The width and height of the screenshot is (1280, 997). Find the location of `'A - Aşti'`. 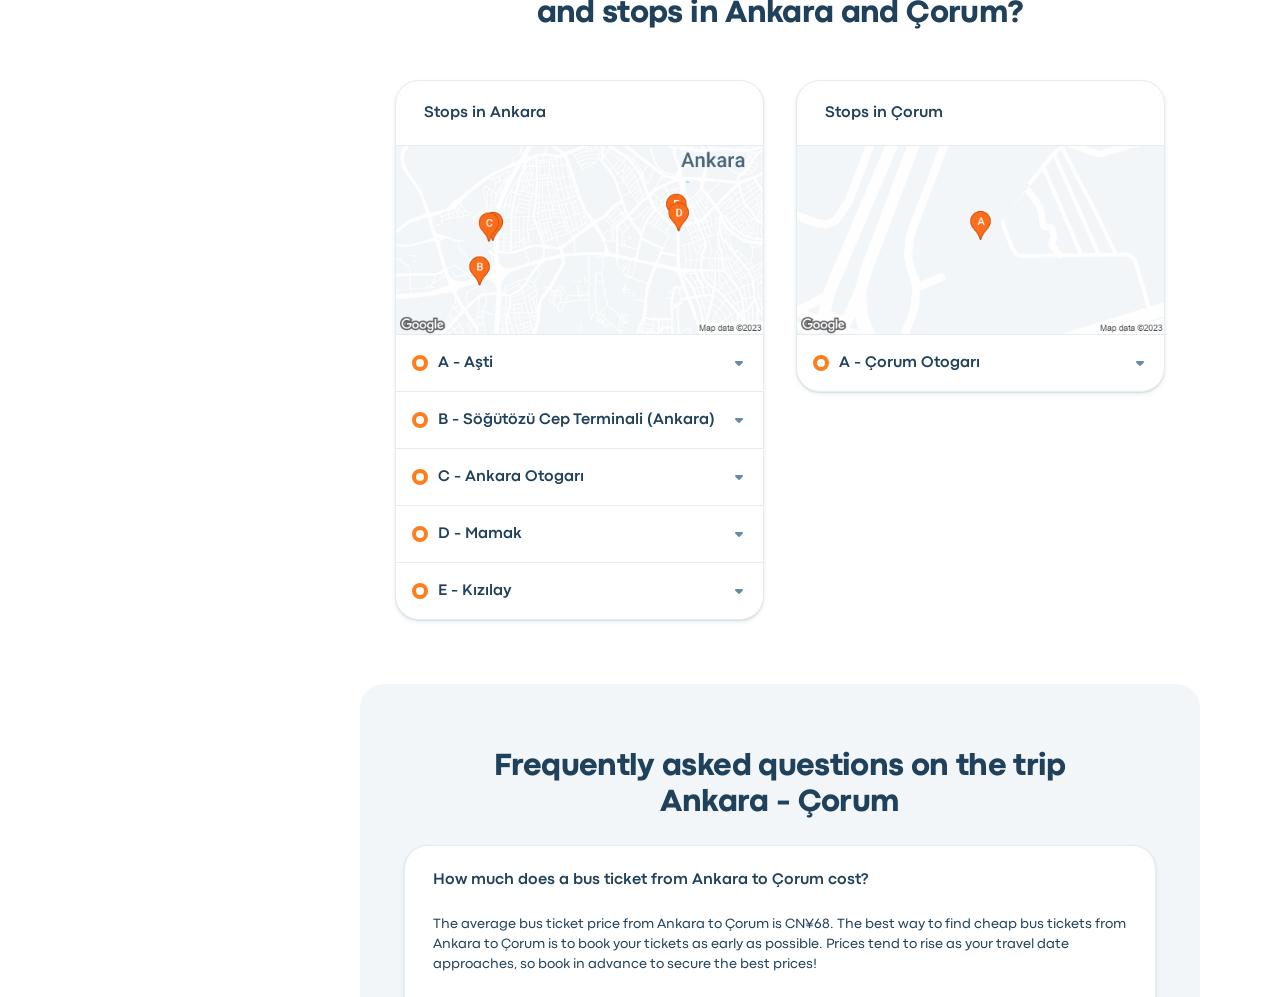

'A - Aşti' is located at coordinates (435, 361).